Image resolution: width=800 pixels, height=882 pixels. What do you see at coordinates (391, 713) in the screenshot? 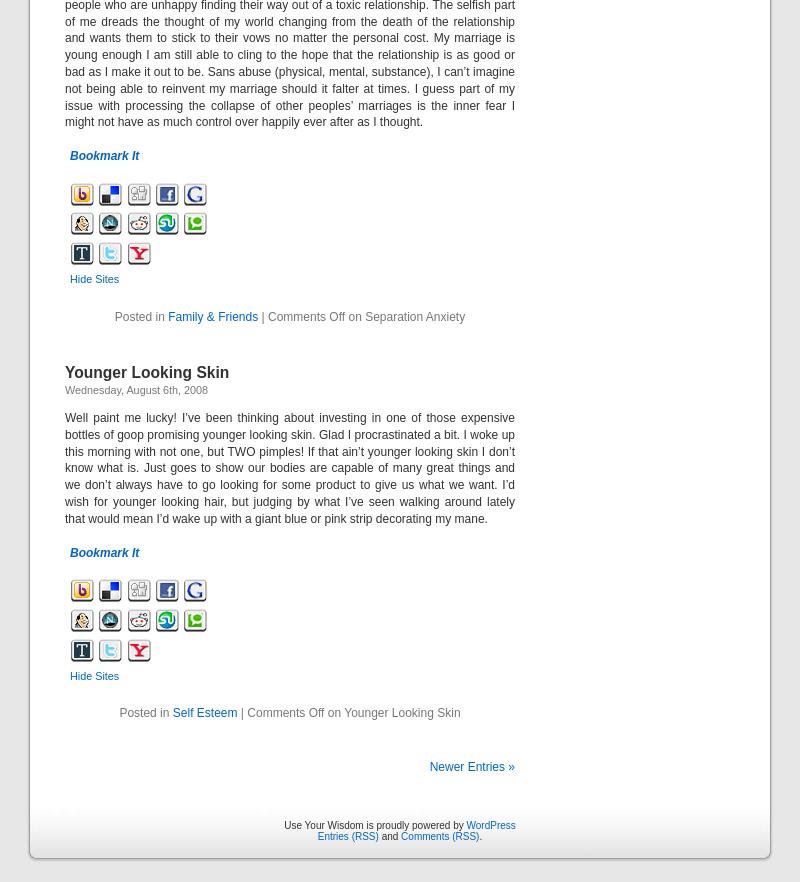
I see `'on Younger Looking Skin'` at bounding box center [391, 713].